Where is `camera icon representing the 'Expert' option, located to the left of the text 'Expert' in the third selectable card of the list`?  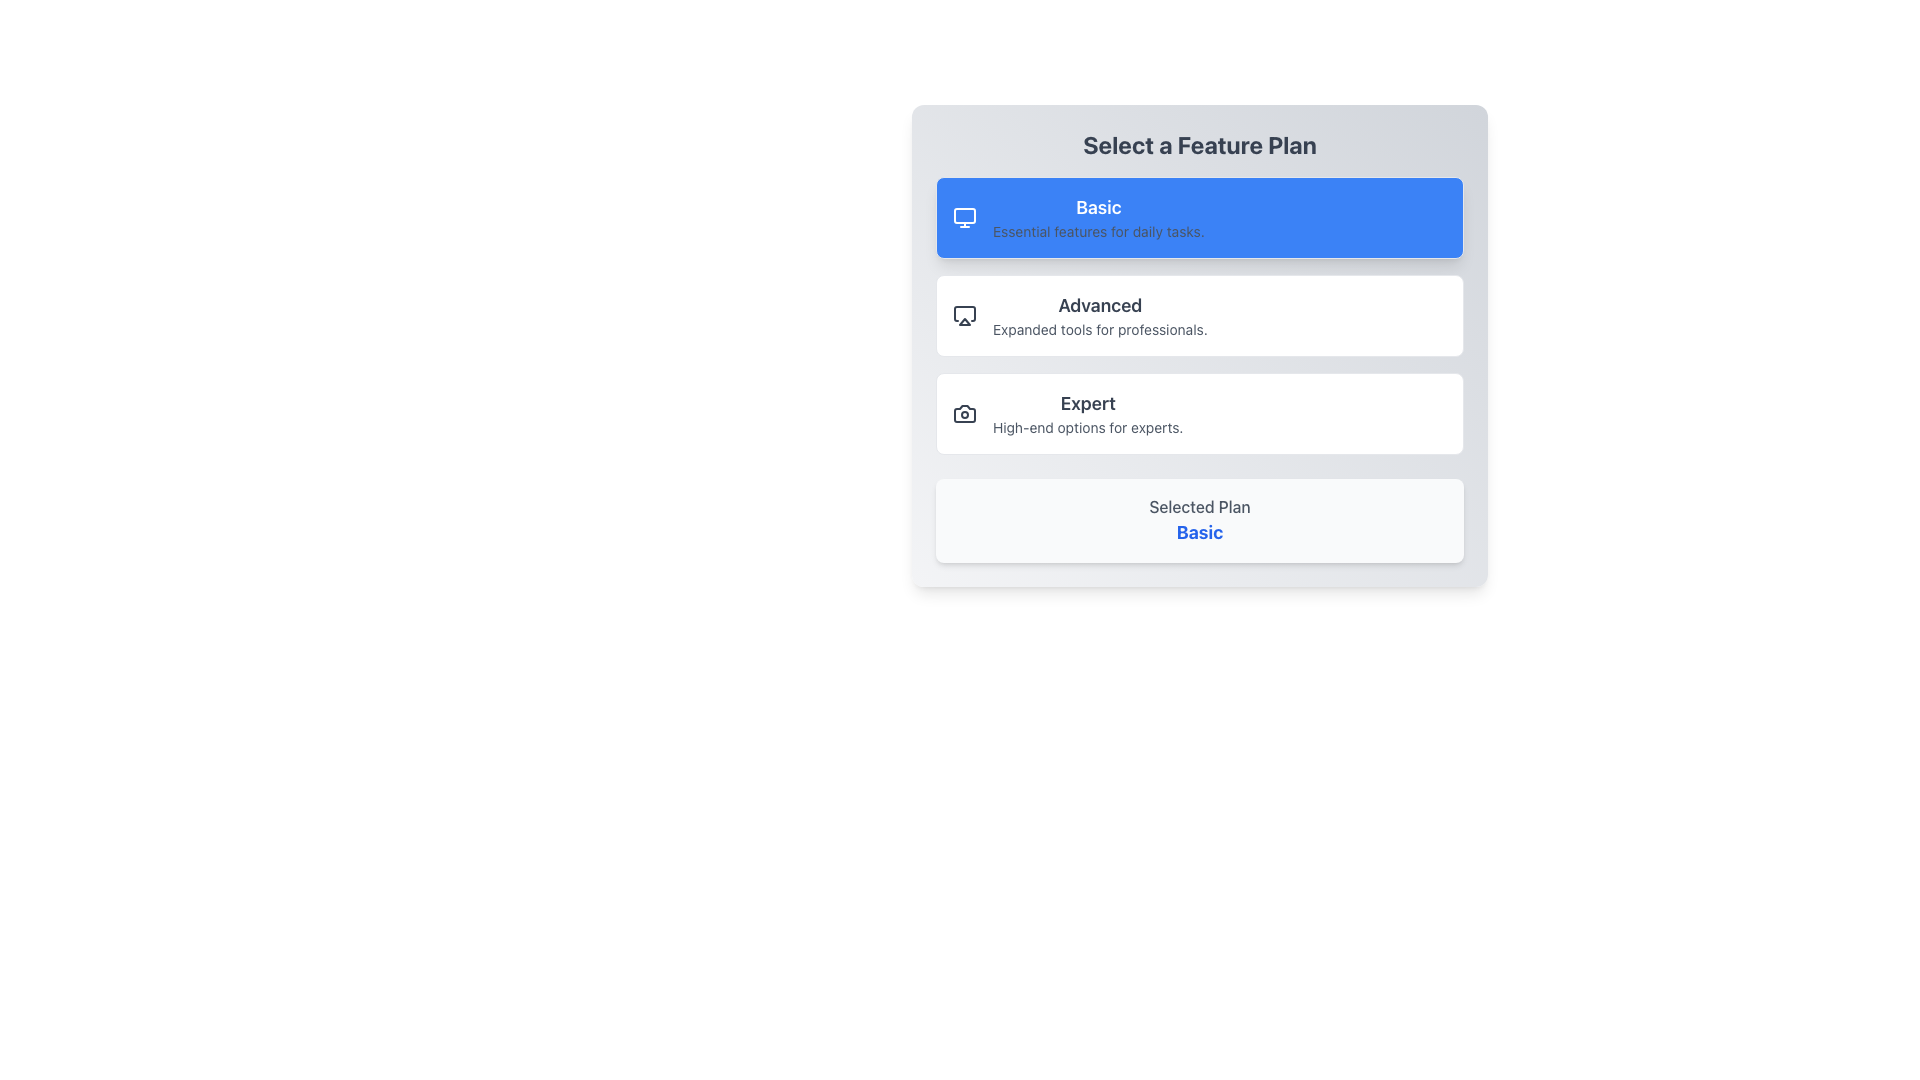 camera icon representing the 'Expert' option, located to the left of the text 'Expert' in the third selectable card of the list is located at coordinates (964, 412).